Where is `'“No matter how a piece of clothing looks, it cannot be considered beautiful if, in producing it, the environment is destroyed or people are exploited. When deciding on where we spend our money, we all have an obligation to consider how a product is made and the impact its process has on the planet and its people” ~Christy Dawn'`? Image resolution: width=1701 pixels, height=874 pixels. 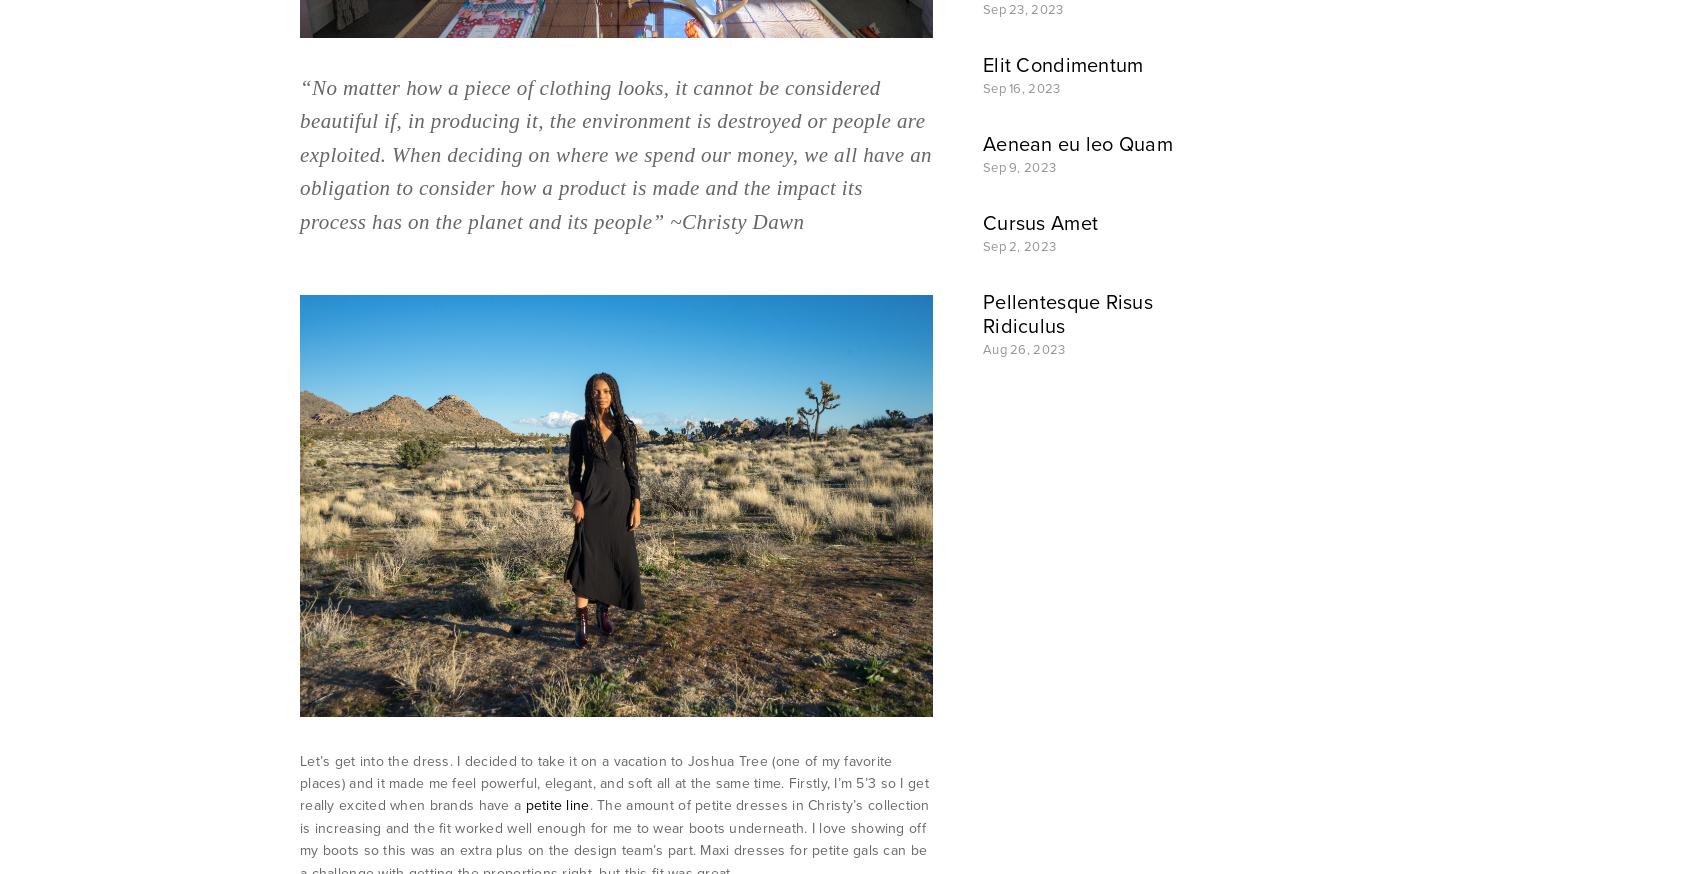
'“No matter how a piece of clothing looks, it cannot be considered beautiful if, in producing it, the environment is destroyed or people are exploited. When deciding on where we spend our money, we all have an obligation to consider how a product is made and the impact its process has on the planet and its people” ~Christy Dawn' is located at coordinates (617, 152).